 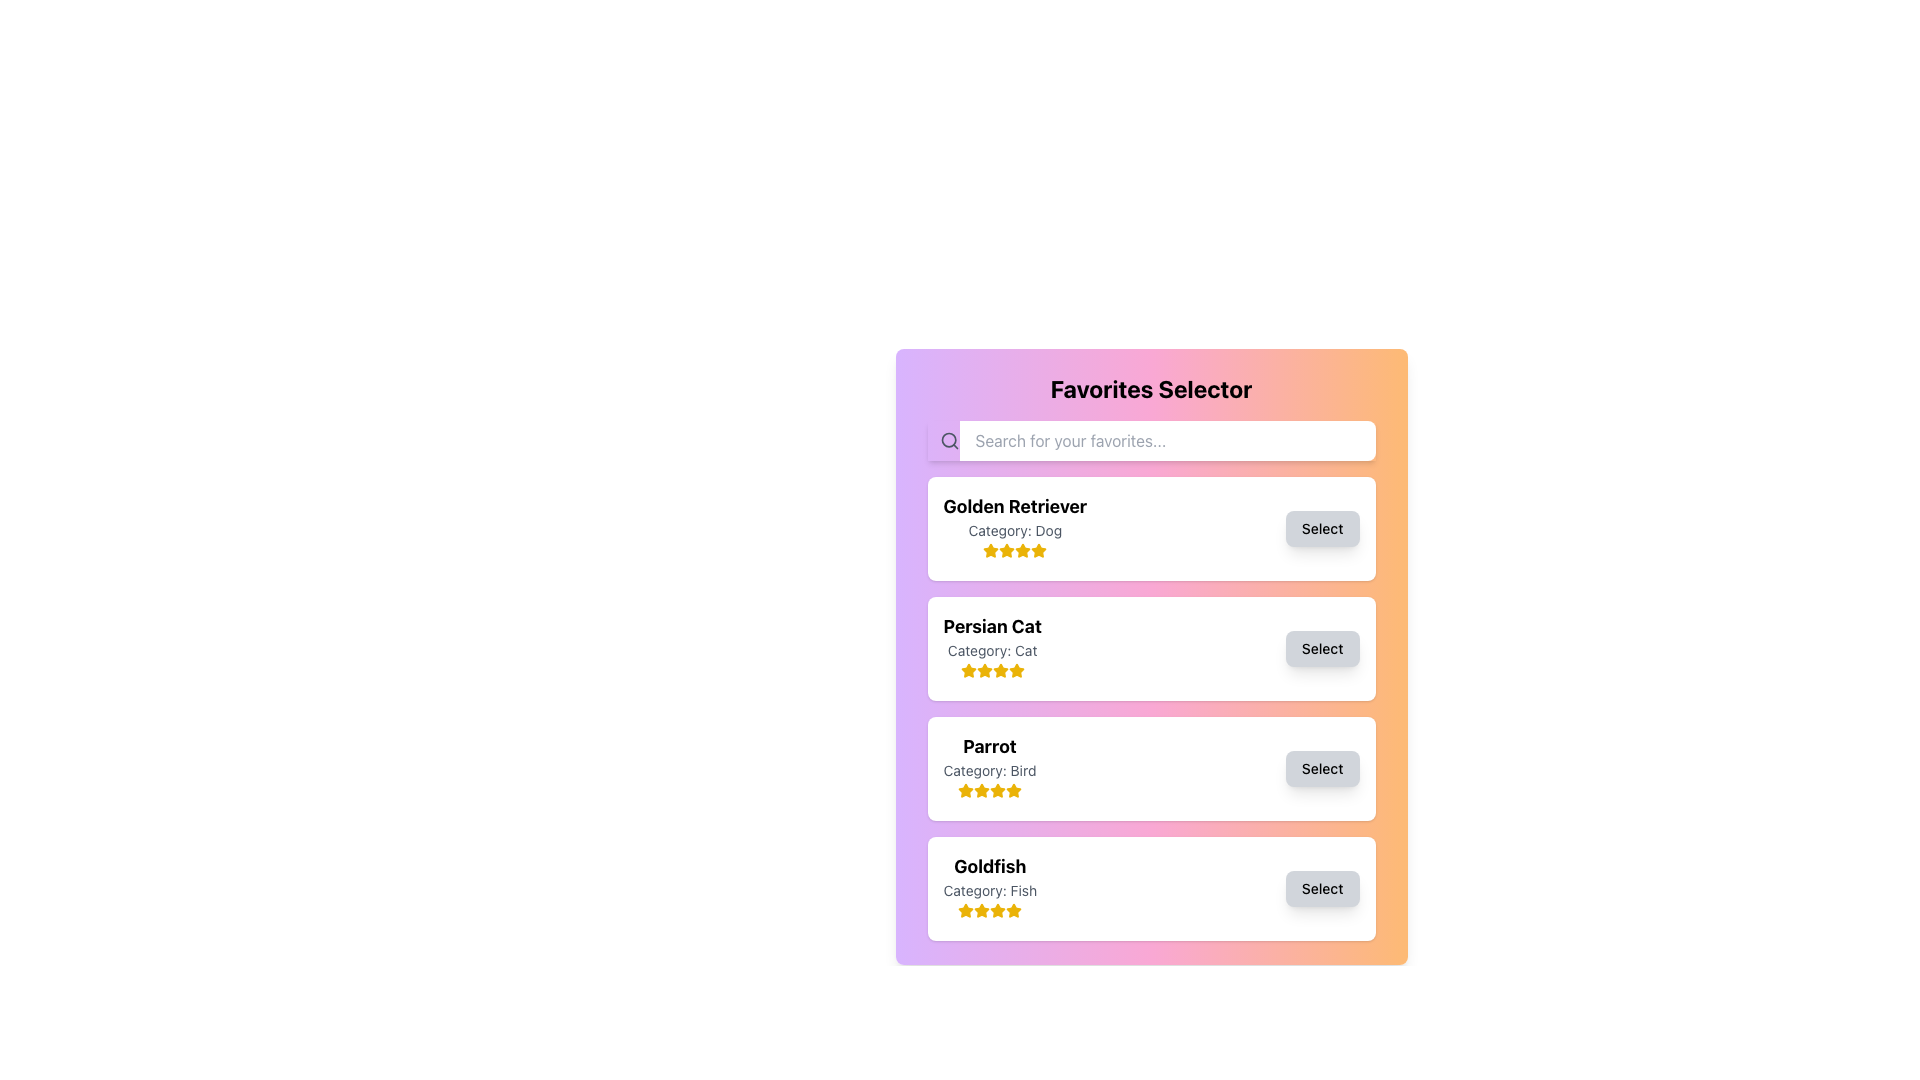 I want to click on the third yellow star icon in the rating component for the 'Parrot' item to rate it, so click(x=1013, y=789).